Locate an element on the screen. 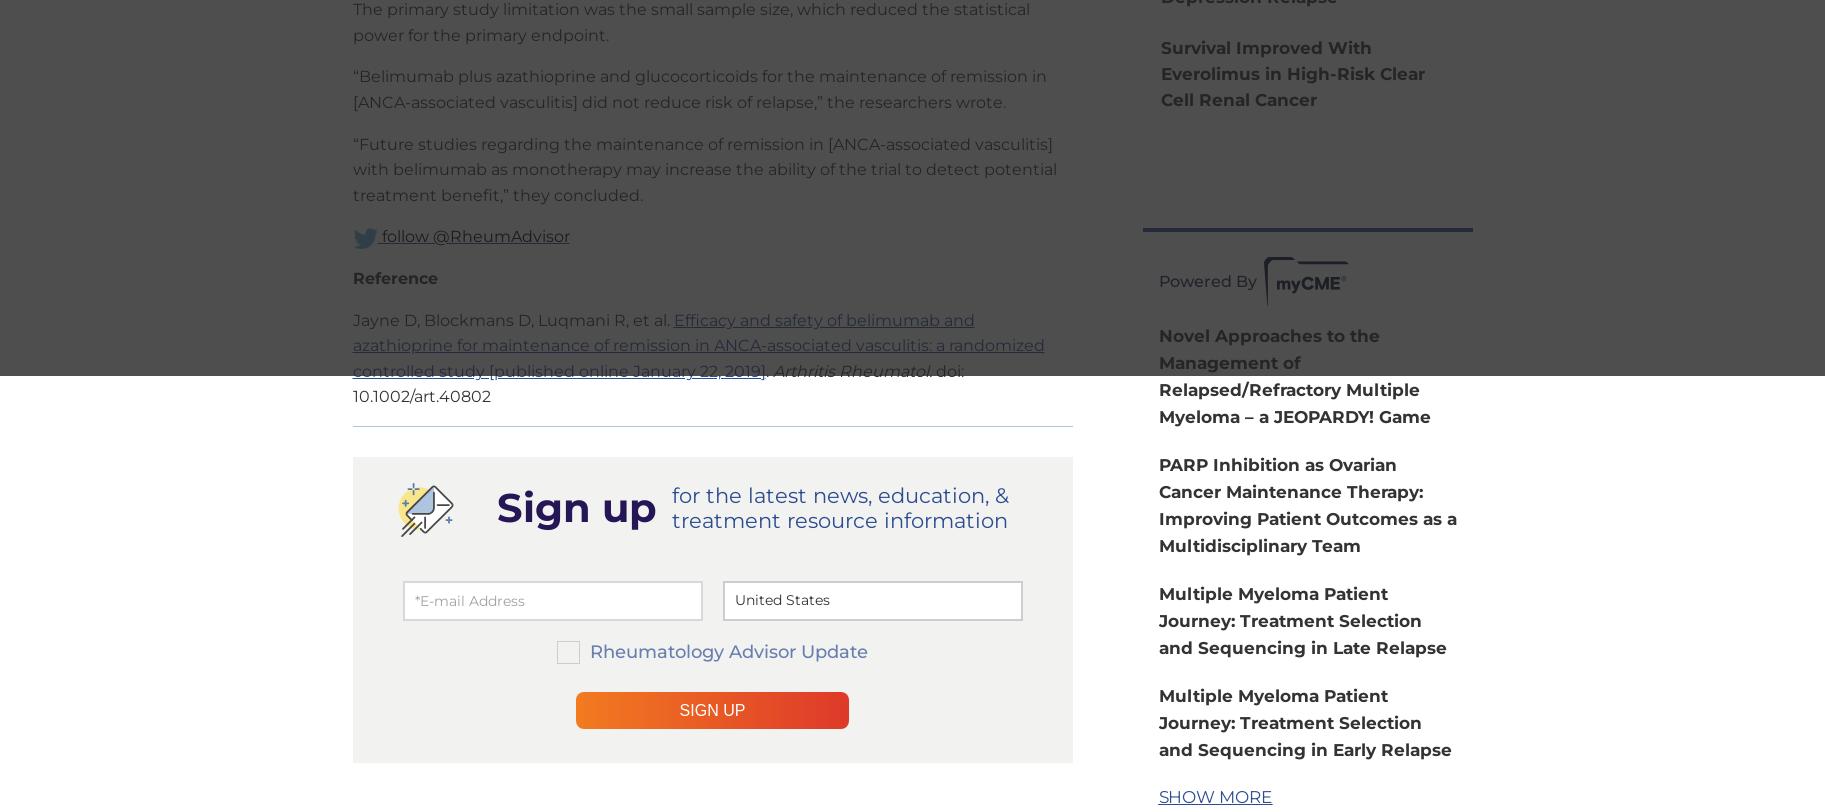  '“Future studies regarding the maintenance of remission in [ANCA-associated vasculitis] with belimumab as monotherapy may increase the ability of the trial to detect potential treatment benefit,” they concluded.' is located at coordinates (704, 168).